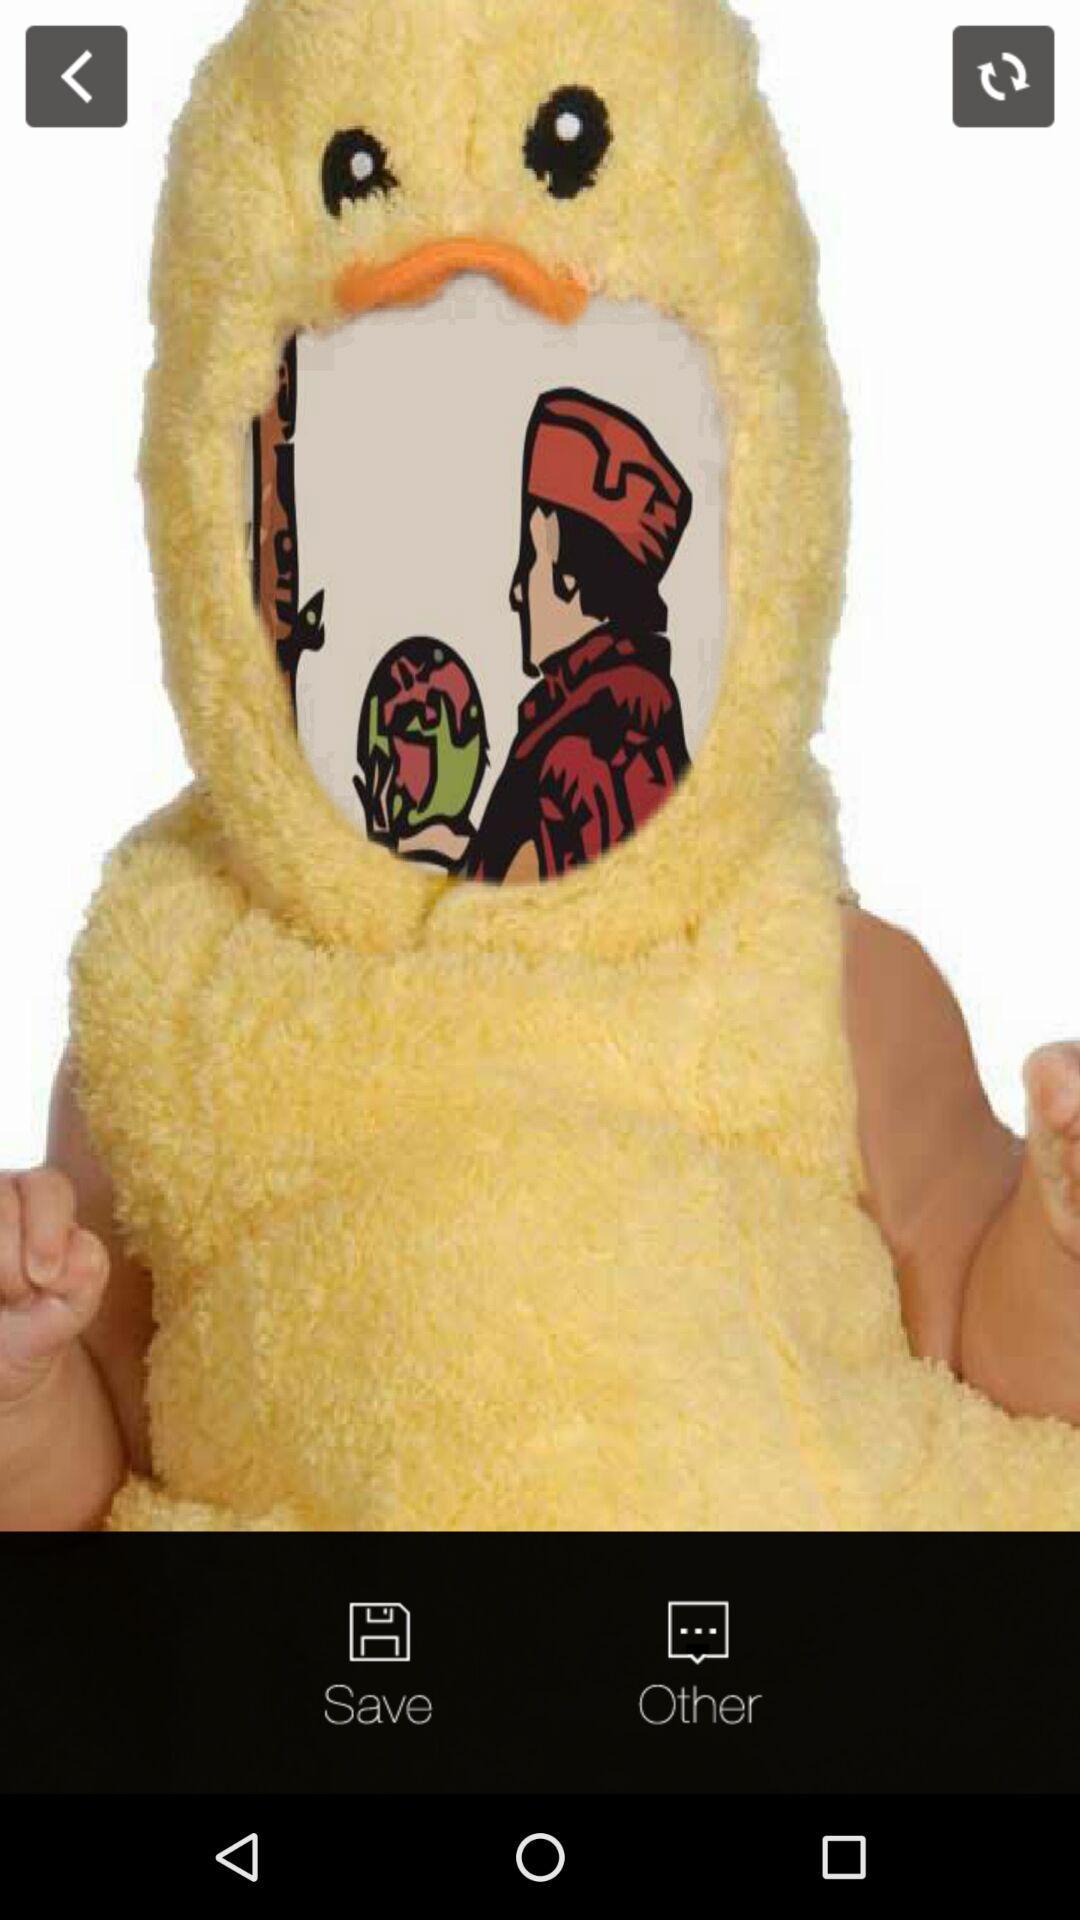 Image resolution: width=1080 pixels, height=1920 pixels. Describe the element at coordinates (1003, 76) in the screenshot. I see `the item at the top right corner` at that location.